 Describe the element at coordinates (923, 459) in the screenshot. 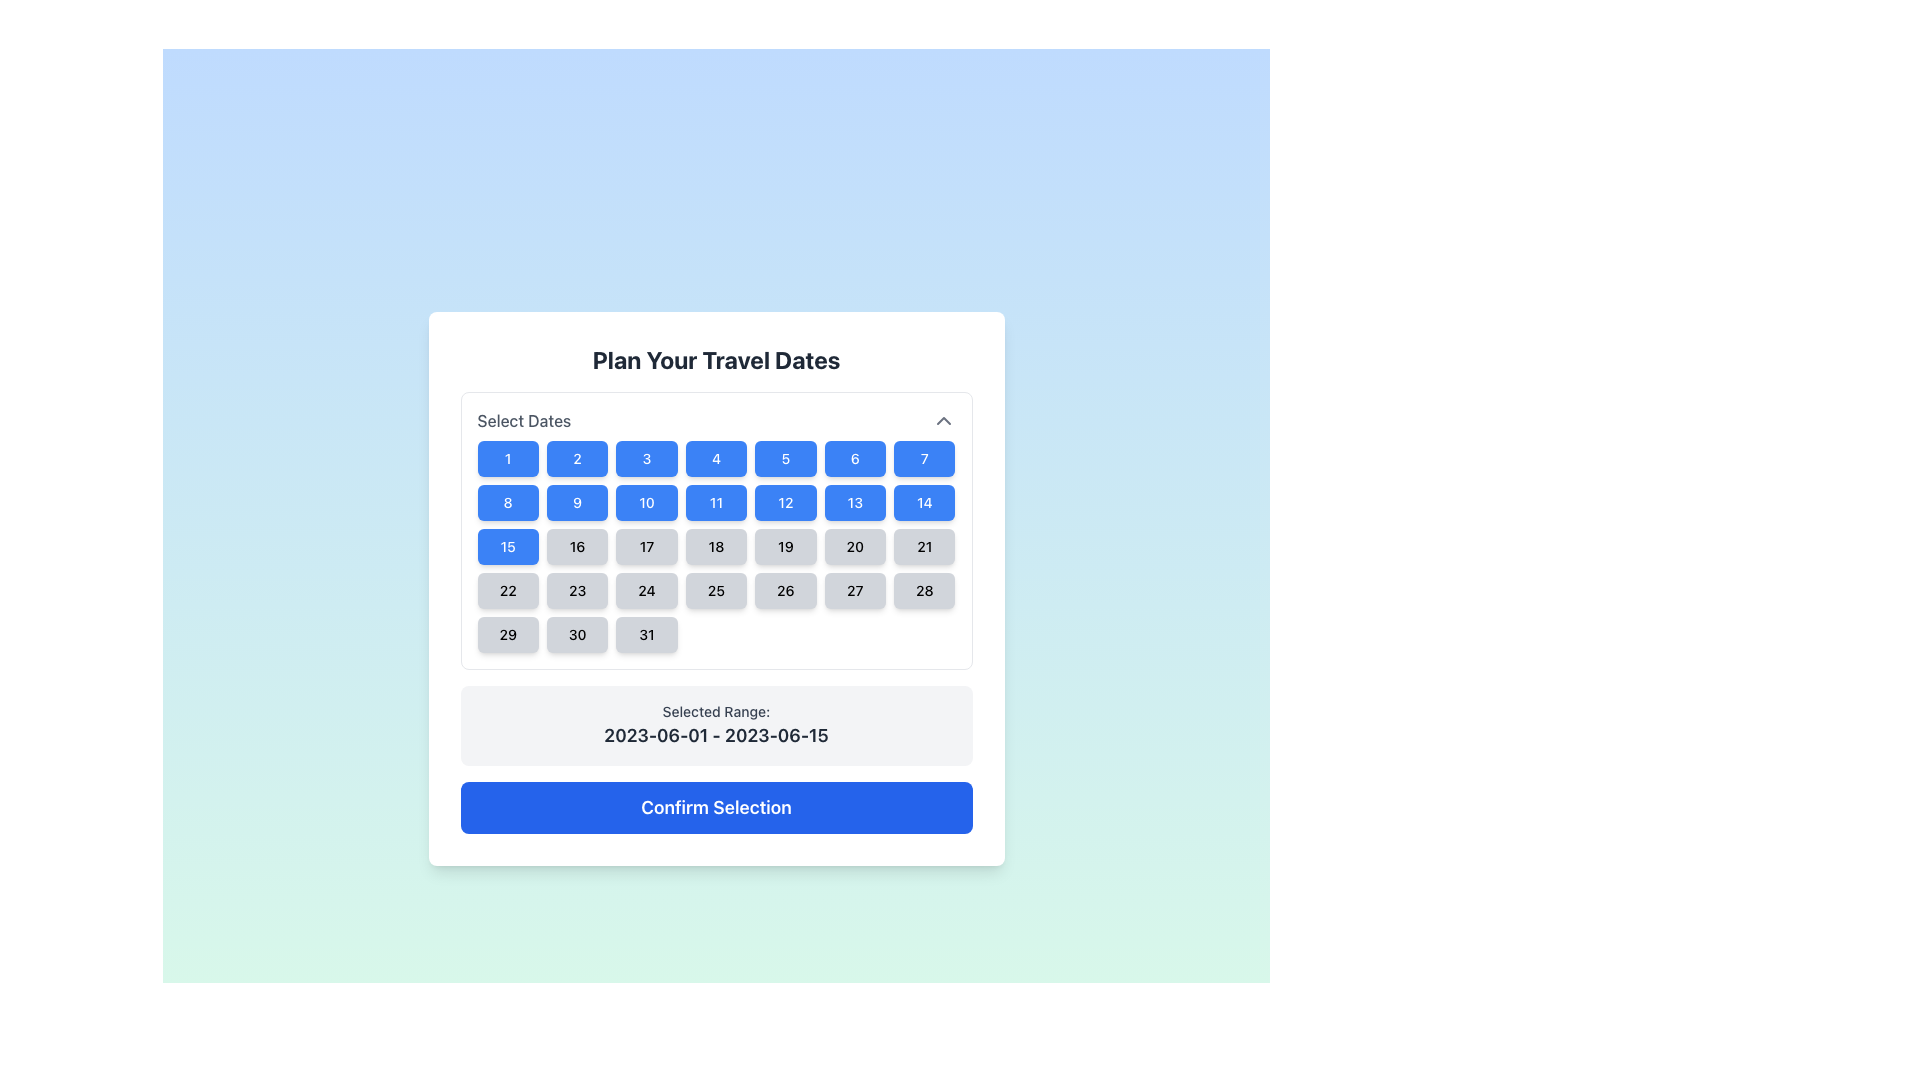

I see `the button representing the seventh day in the calendar grid` at that location.